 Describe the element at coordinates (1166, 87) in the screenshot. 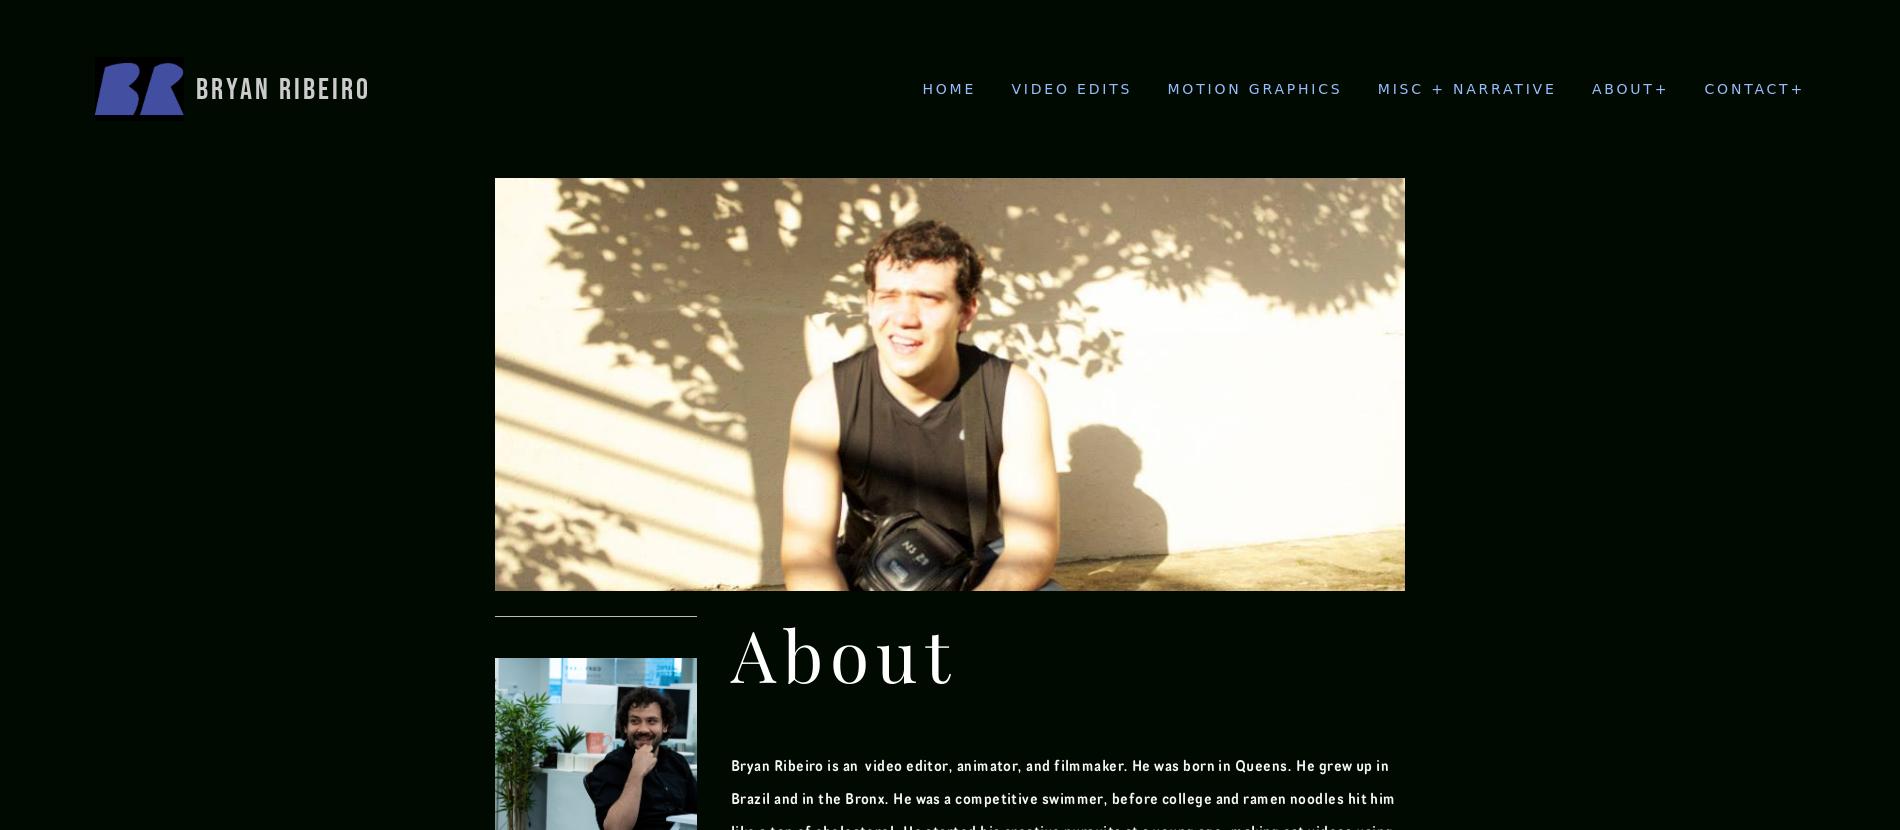

I see `'Motion Graphics'` at that location.